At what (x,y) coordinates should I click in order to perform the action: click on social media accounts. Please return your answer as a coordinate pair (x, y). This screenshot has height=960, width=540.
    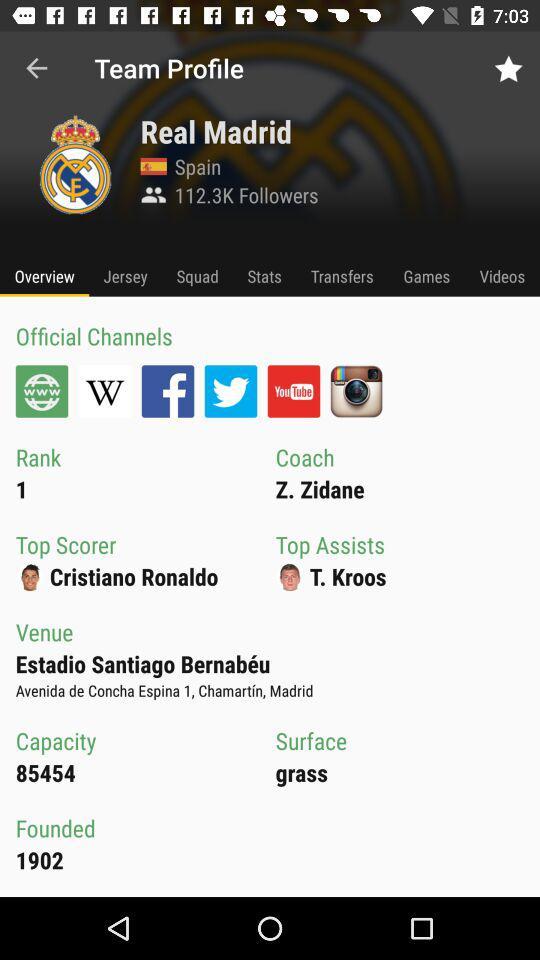
    Looking at the image, I should click on (104, 390).